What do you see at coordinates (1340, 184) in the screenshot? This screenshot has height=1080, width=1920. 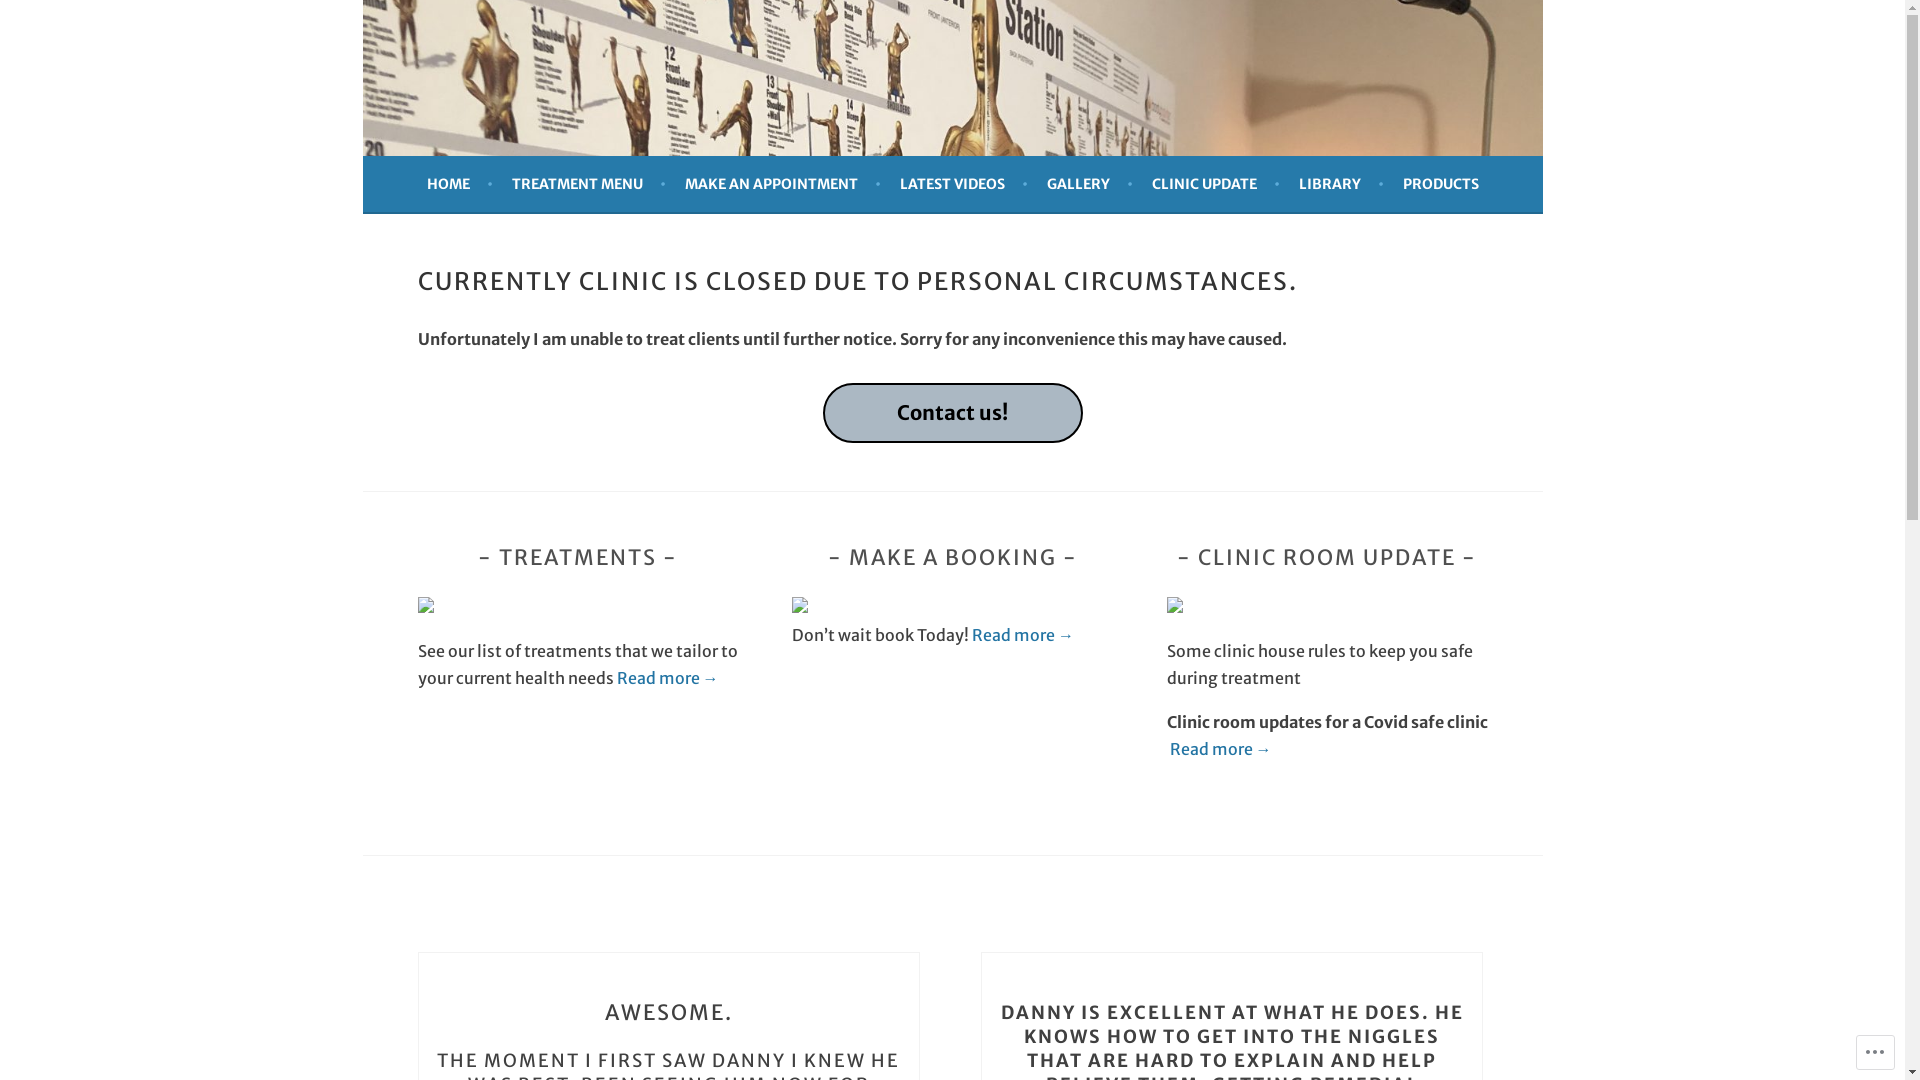 I see `'LIBRARY'` at bounding box center [1340, 184].